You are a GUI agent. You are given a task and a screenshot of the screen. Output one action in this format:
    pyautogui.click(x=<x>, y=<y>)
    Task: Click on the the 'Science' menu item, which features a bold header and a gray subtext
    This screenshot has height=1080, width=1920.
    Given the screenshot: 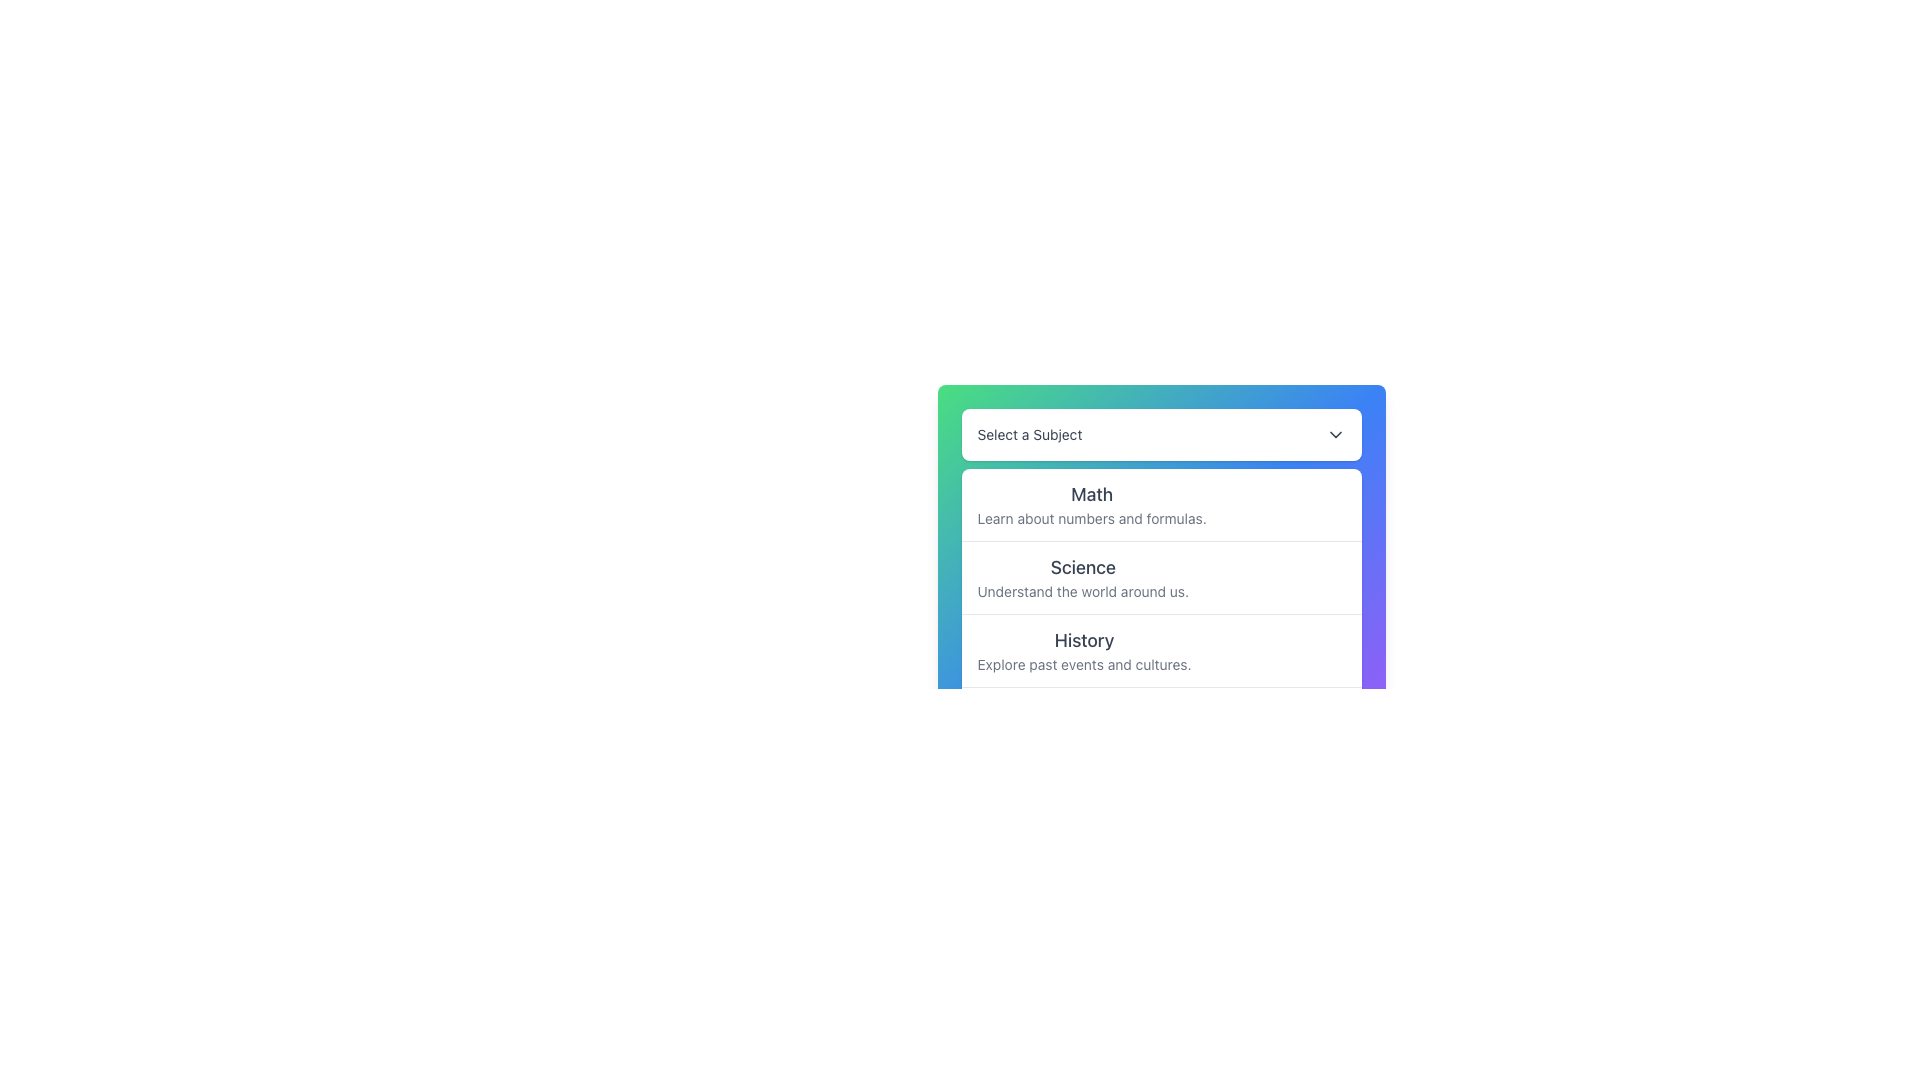 What is the action you would take?
    pyautogui.click(x=1082, y=578)
    